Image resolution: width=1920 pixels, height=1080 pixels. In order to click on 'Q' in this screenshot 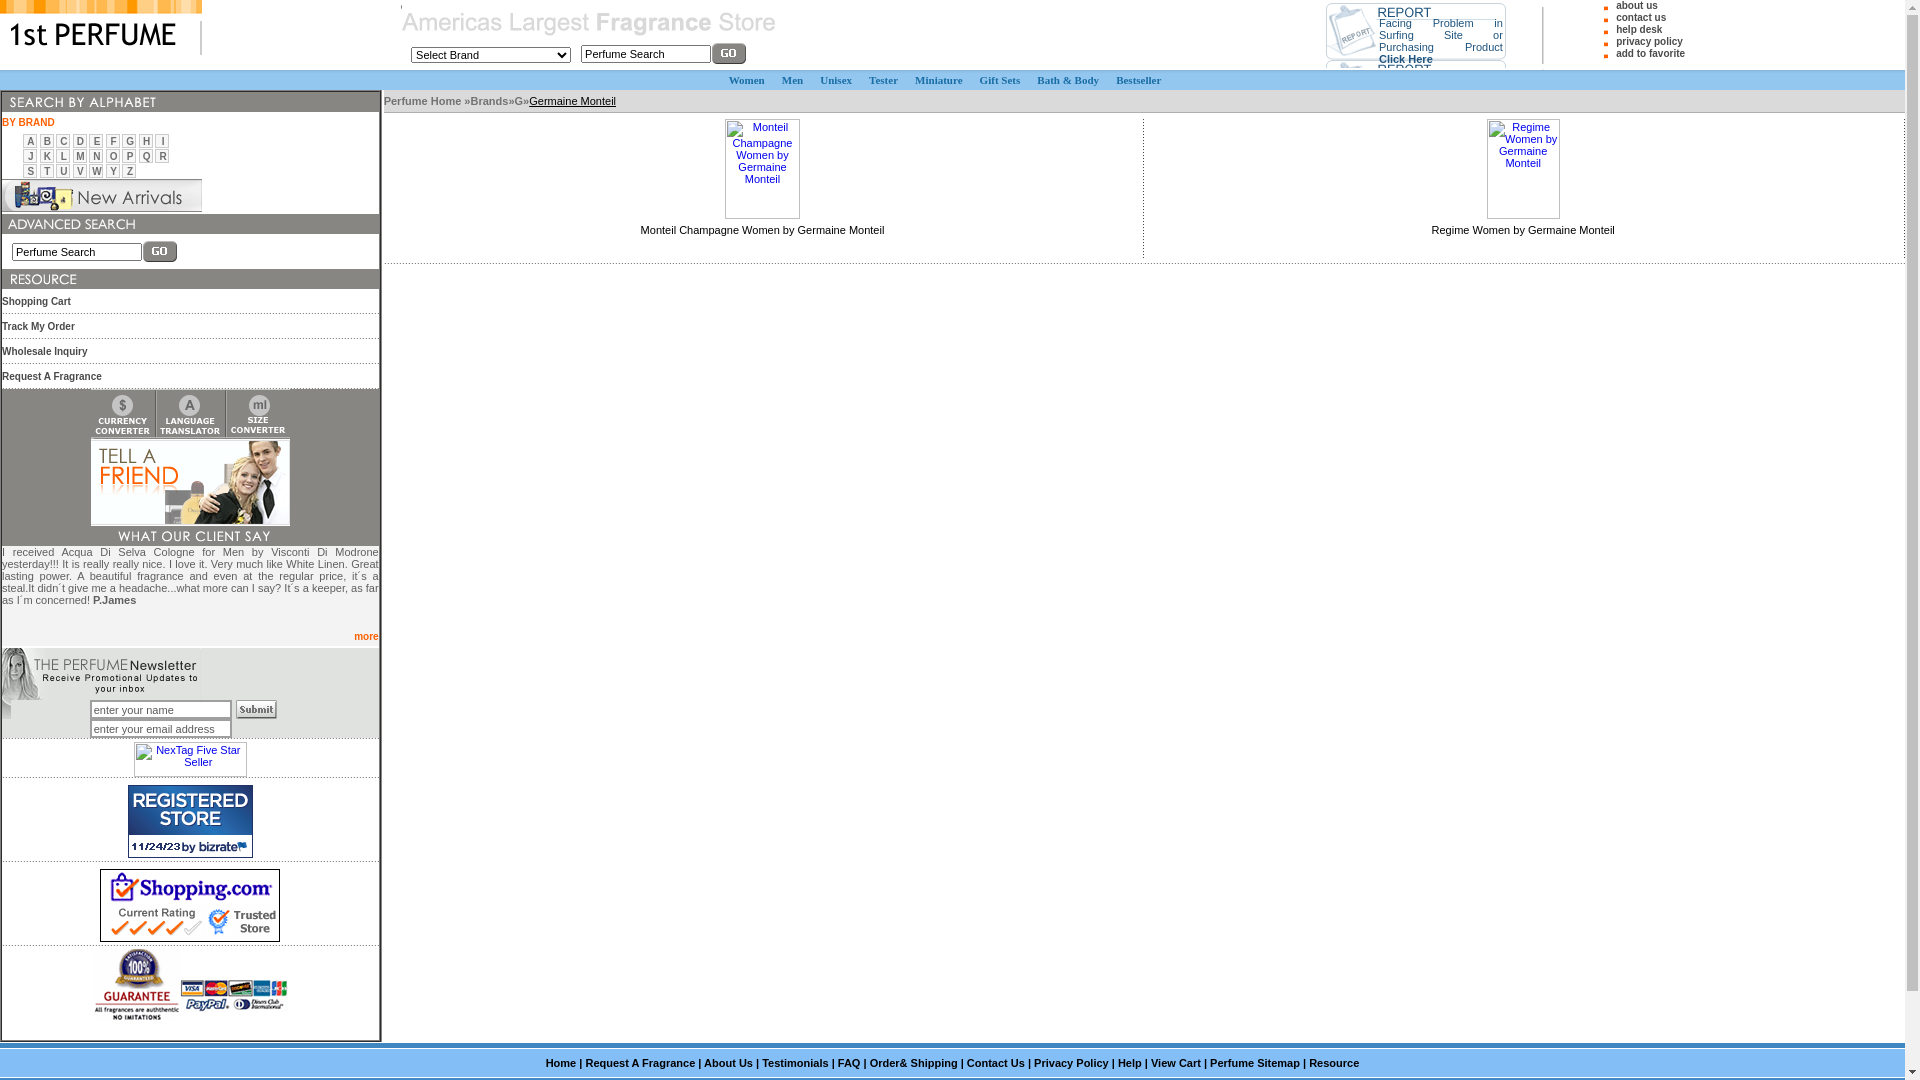, I will do `click(146, 154)`.